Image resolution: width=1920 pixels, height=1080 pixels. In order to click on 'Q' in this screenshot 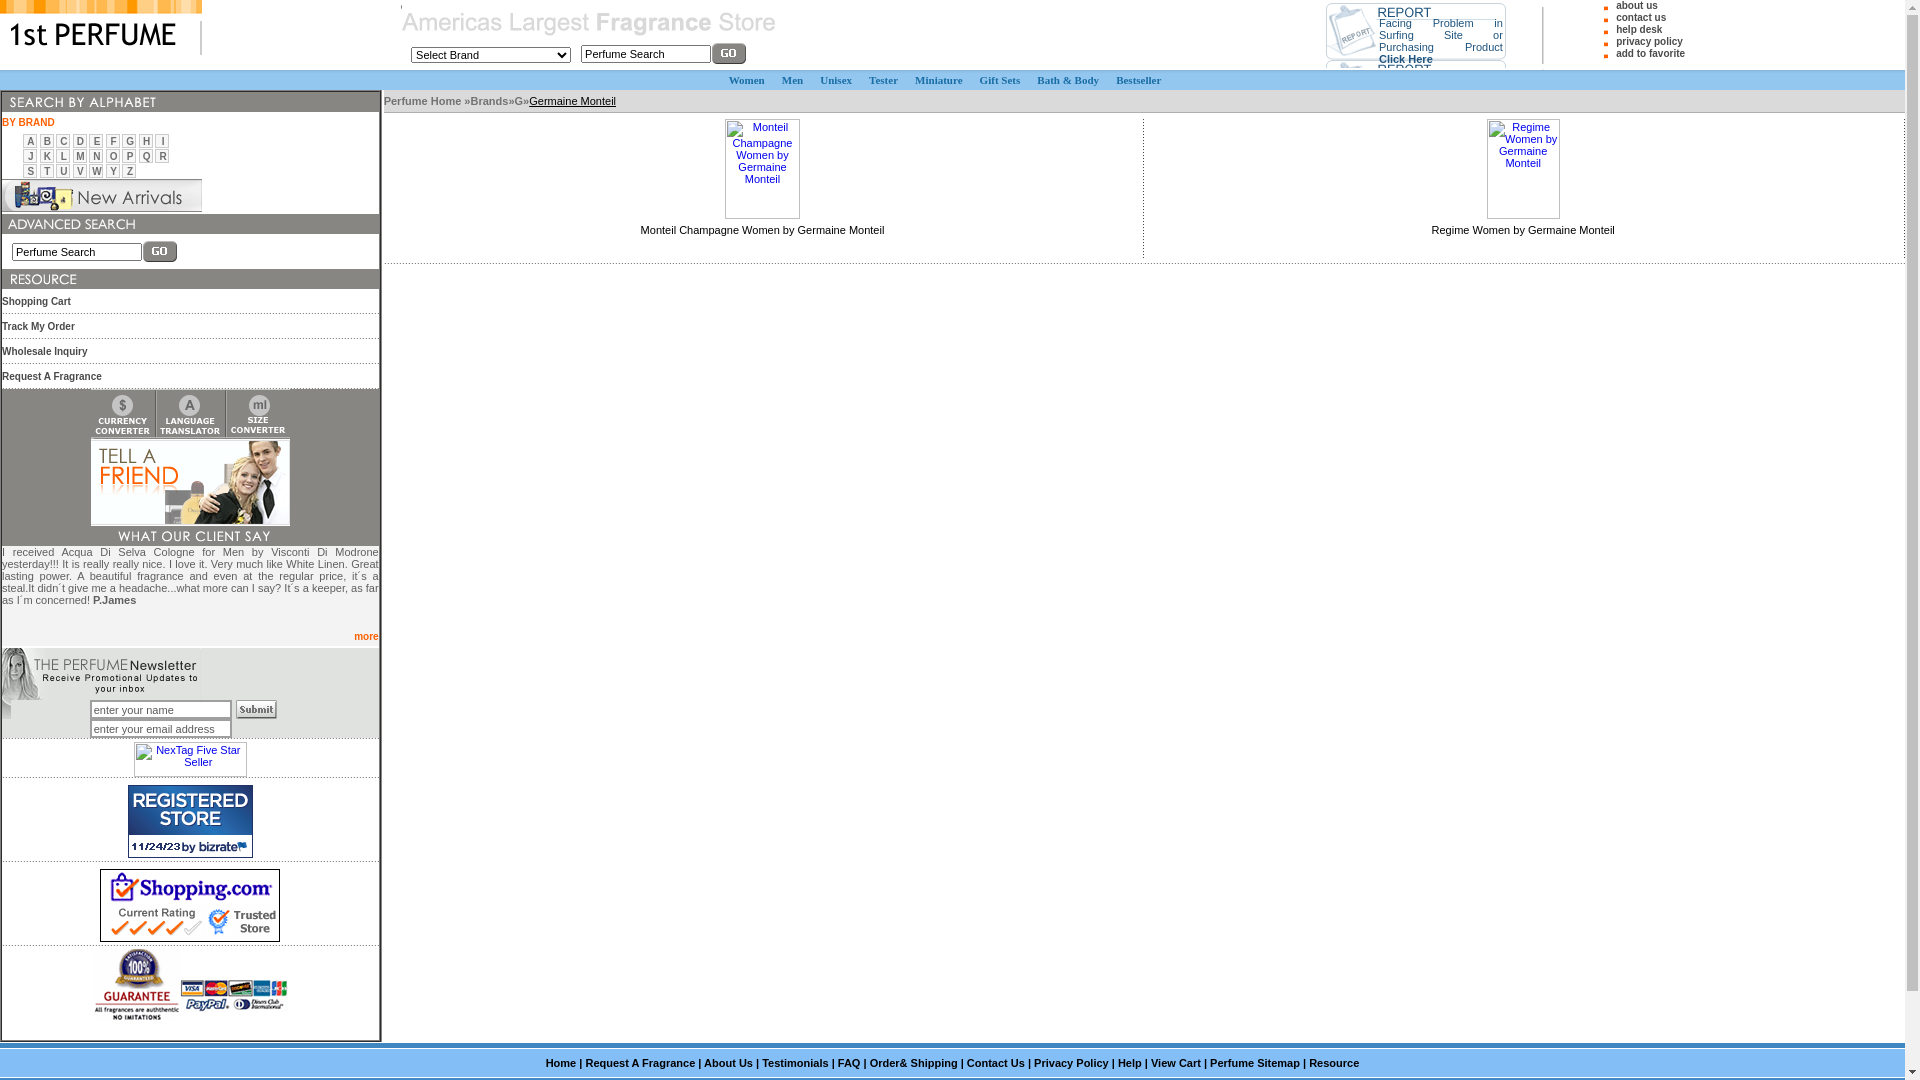, I will do `click(146, 154)`.